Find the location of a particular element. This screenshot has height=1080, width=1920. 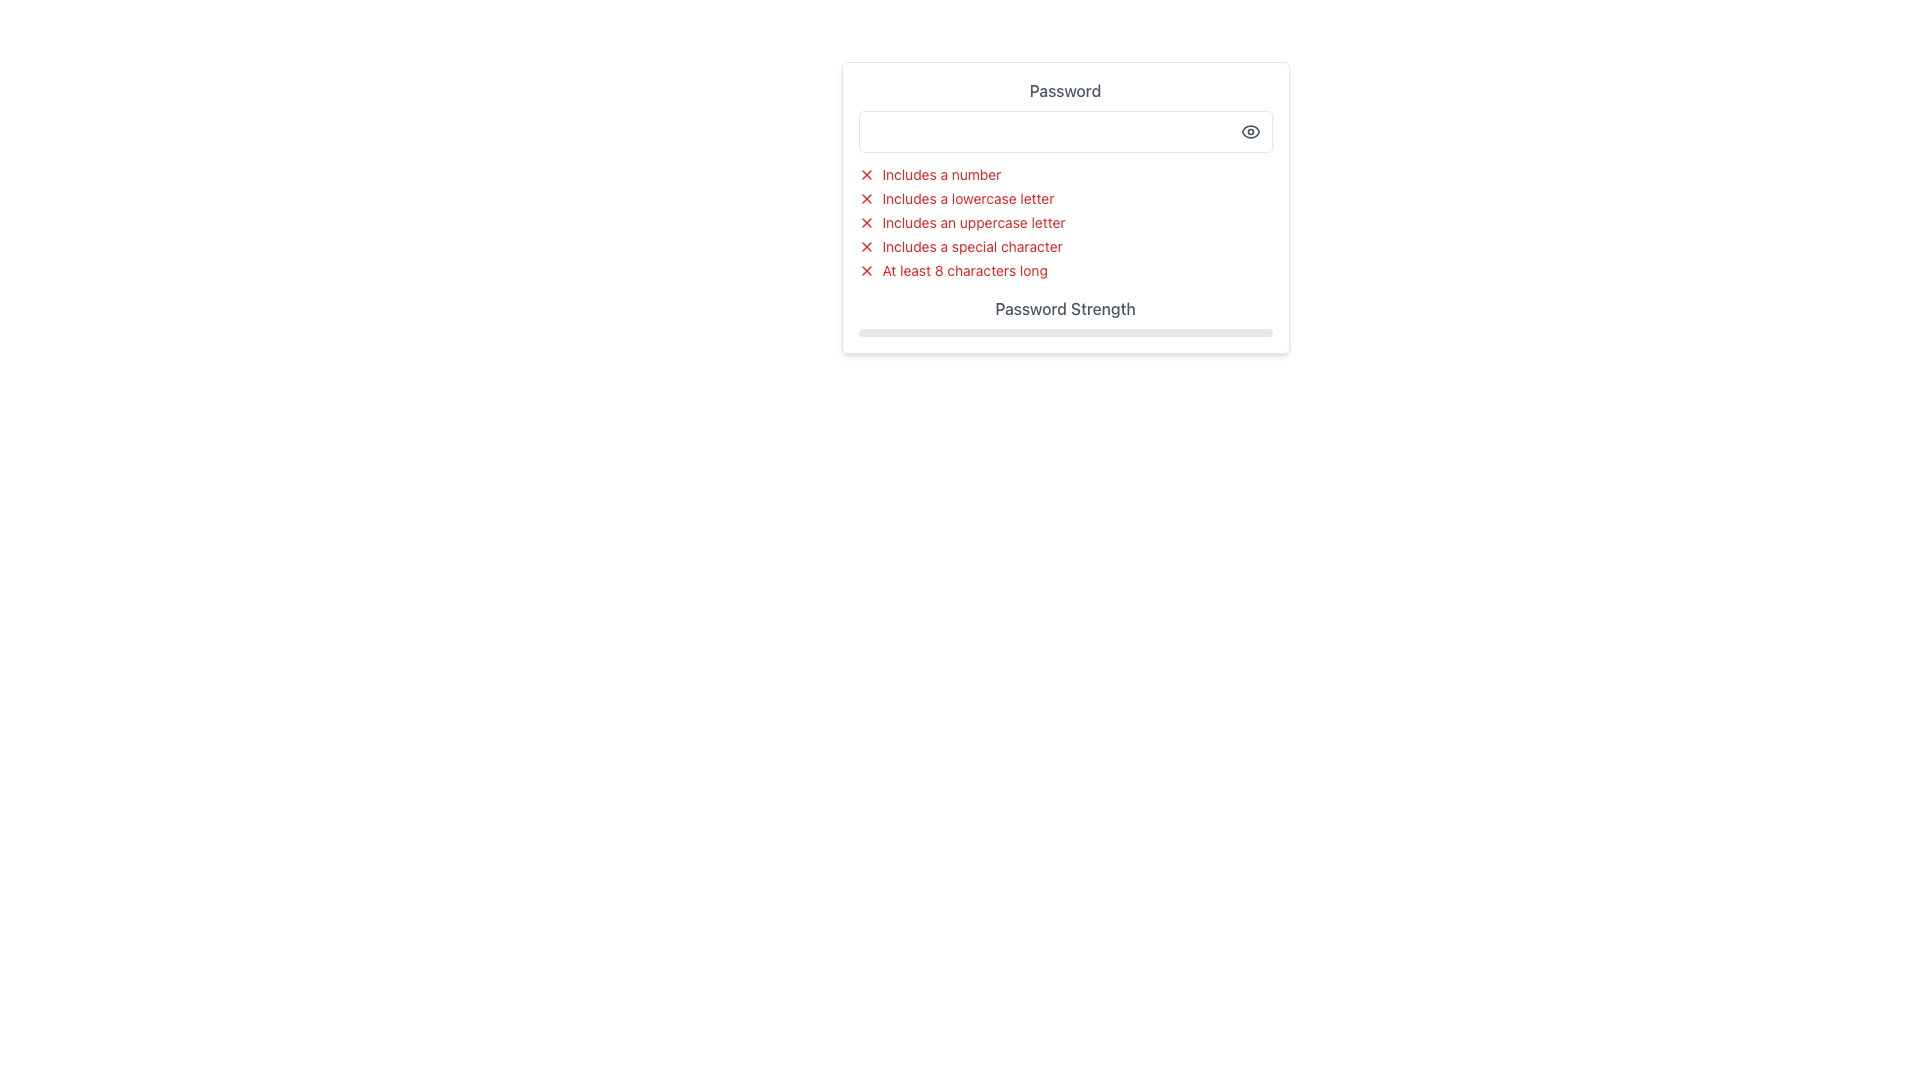

the Text and graphical feedback component that indicates password strength, located above the linear progress bar and below the list of password requirements is located at coordinates (1064, 315).